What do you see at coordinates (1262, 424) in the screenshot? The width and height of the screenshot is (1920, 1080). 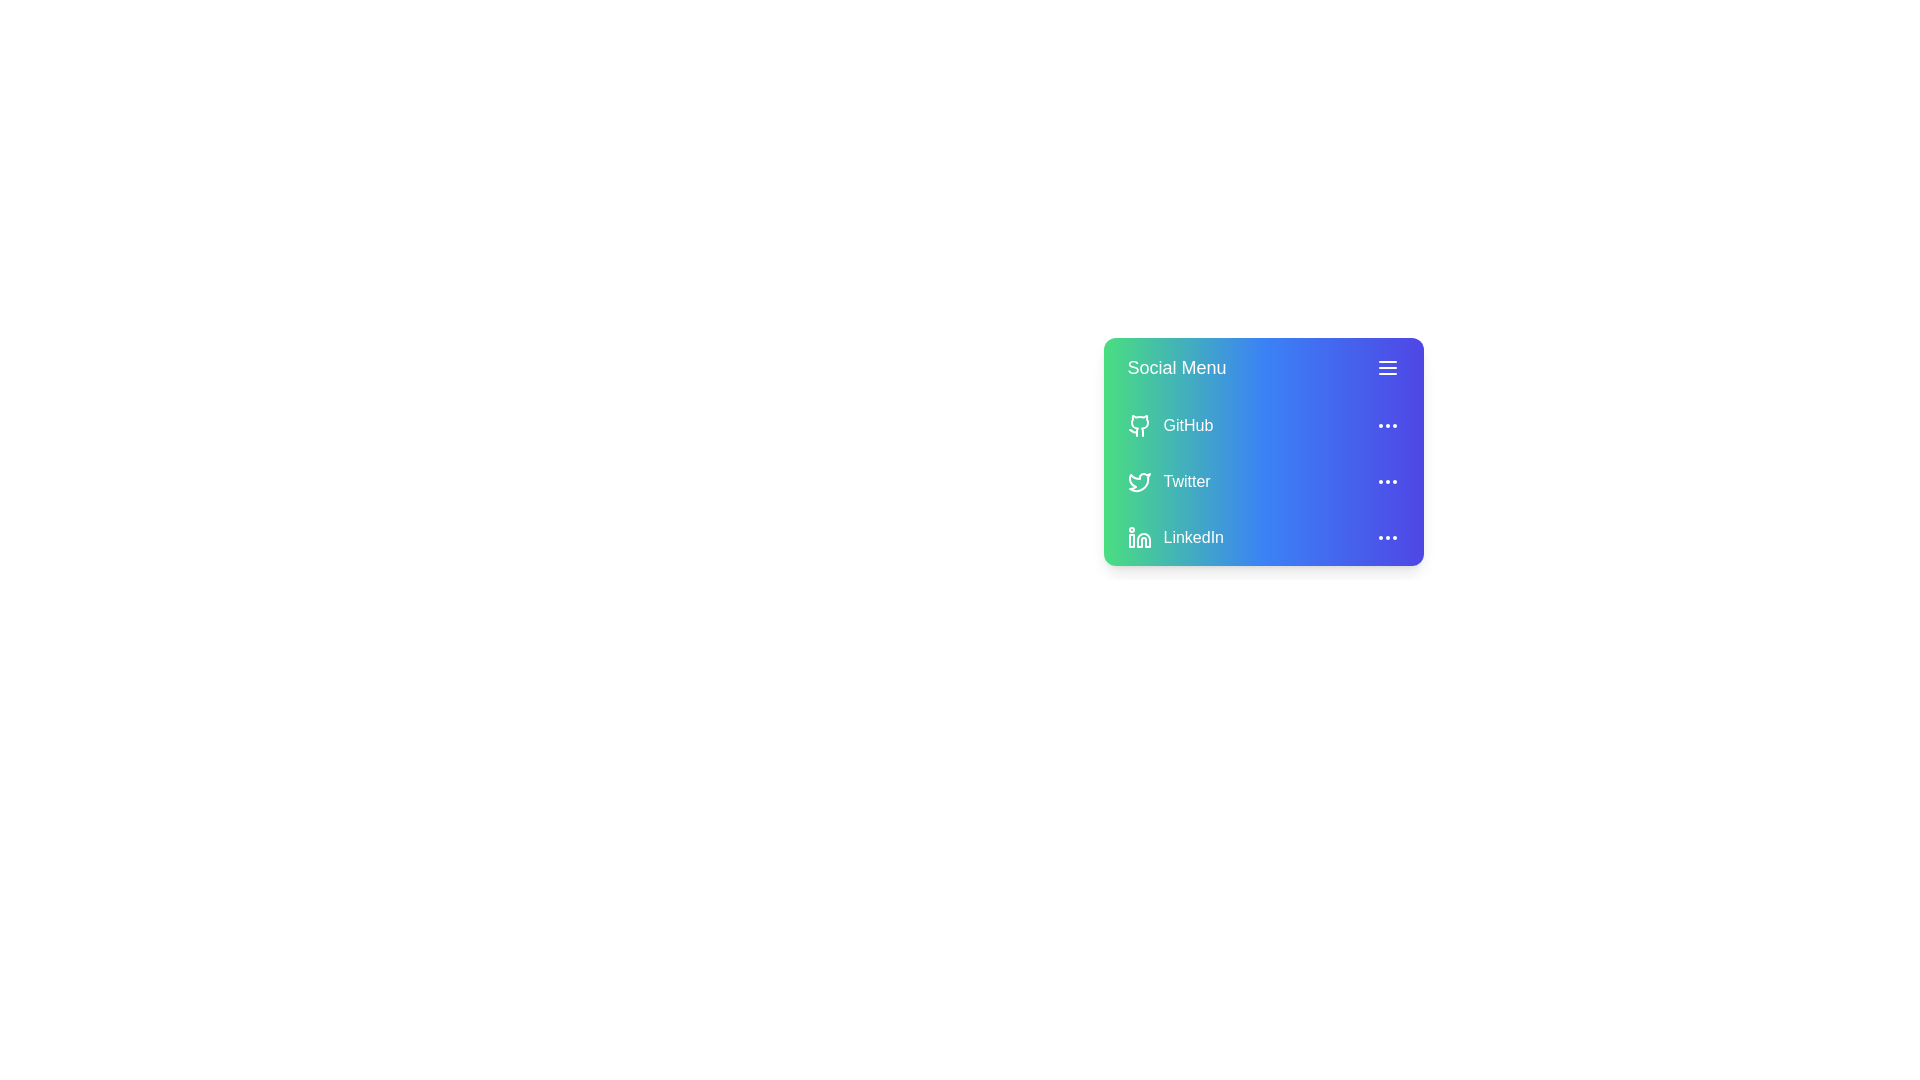 I see `the text element GitHub for selection or copying` at bounding box center [1262, 424].